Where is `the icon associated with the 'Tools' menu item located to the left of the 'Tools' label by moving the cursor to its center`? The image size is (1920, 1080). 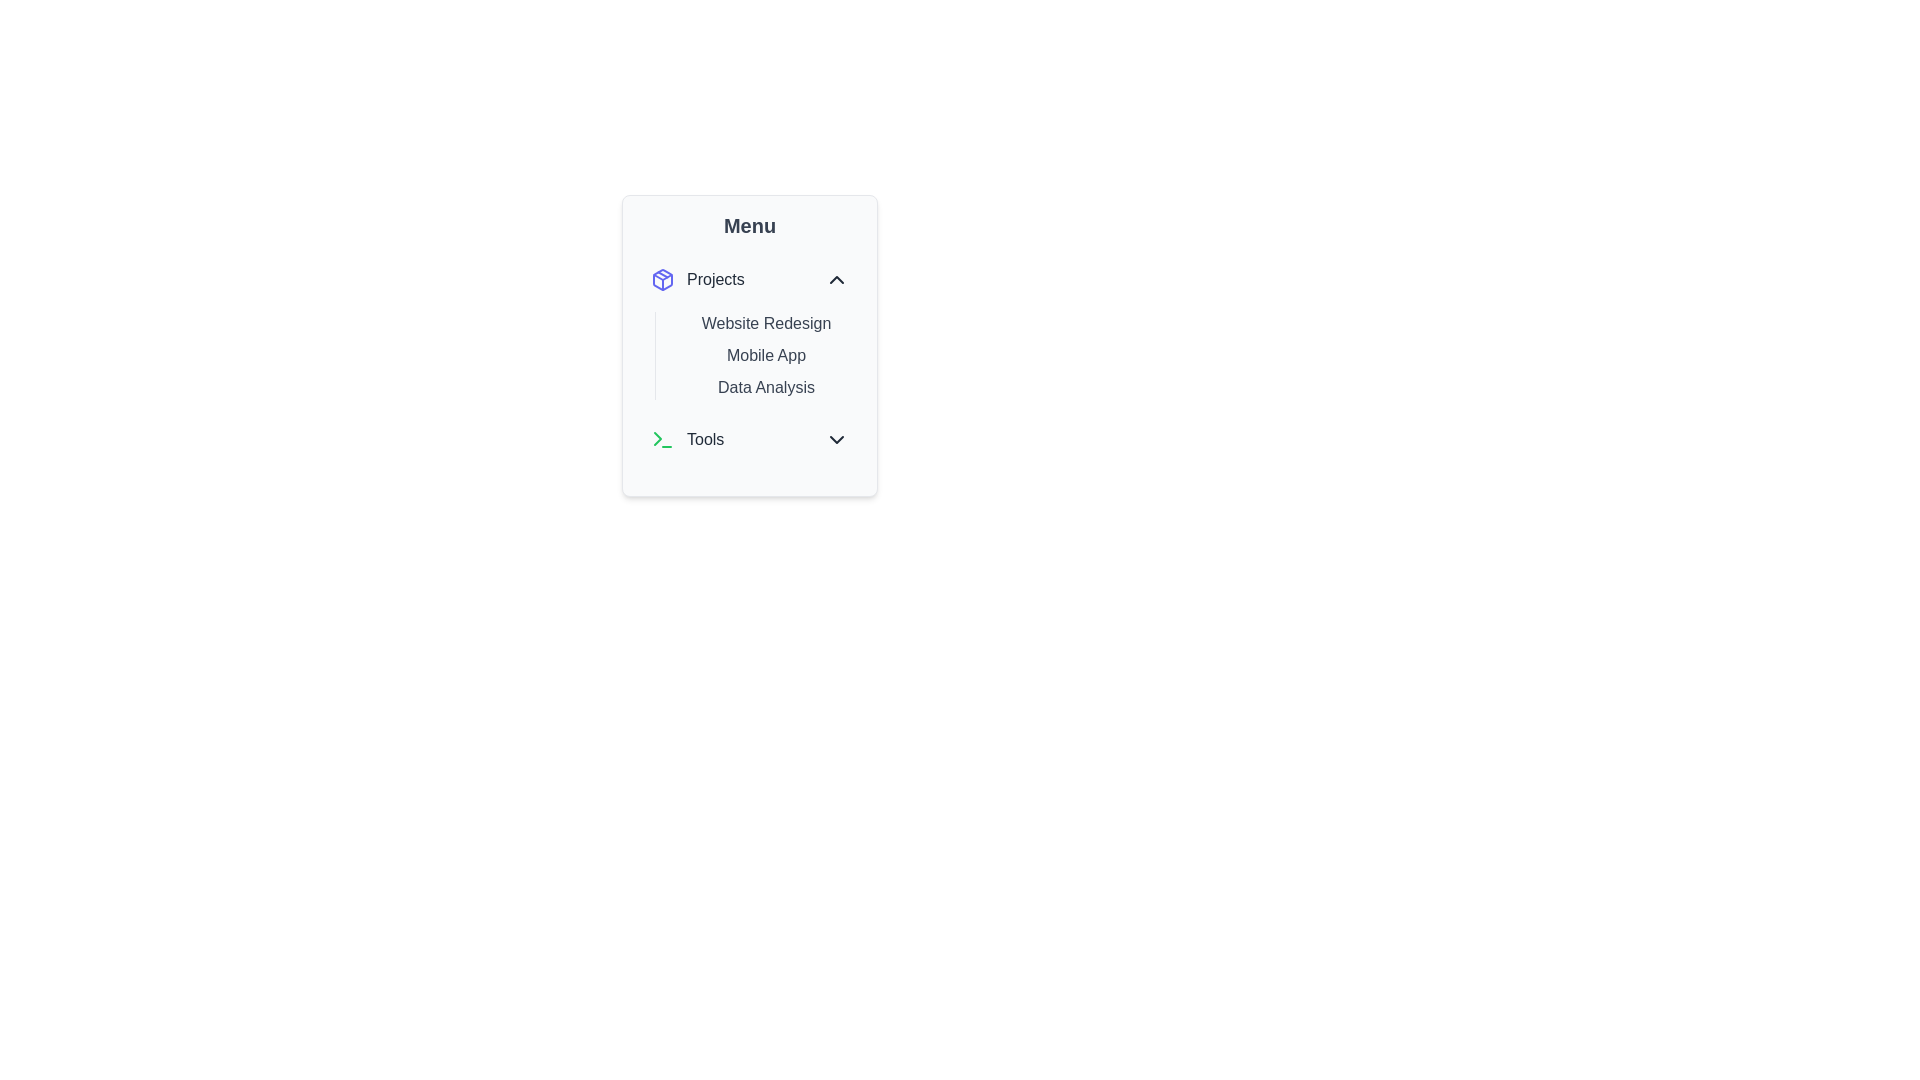
the icon associated with the 'Tools' menu item located to the left of the 'Tools' label by moving the cursor to its center is located at coordinates (662, 438).